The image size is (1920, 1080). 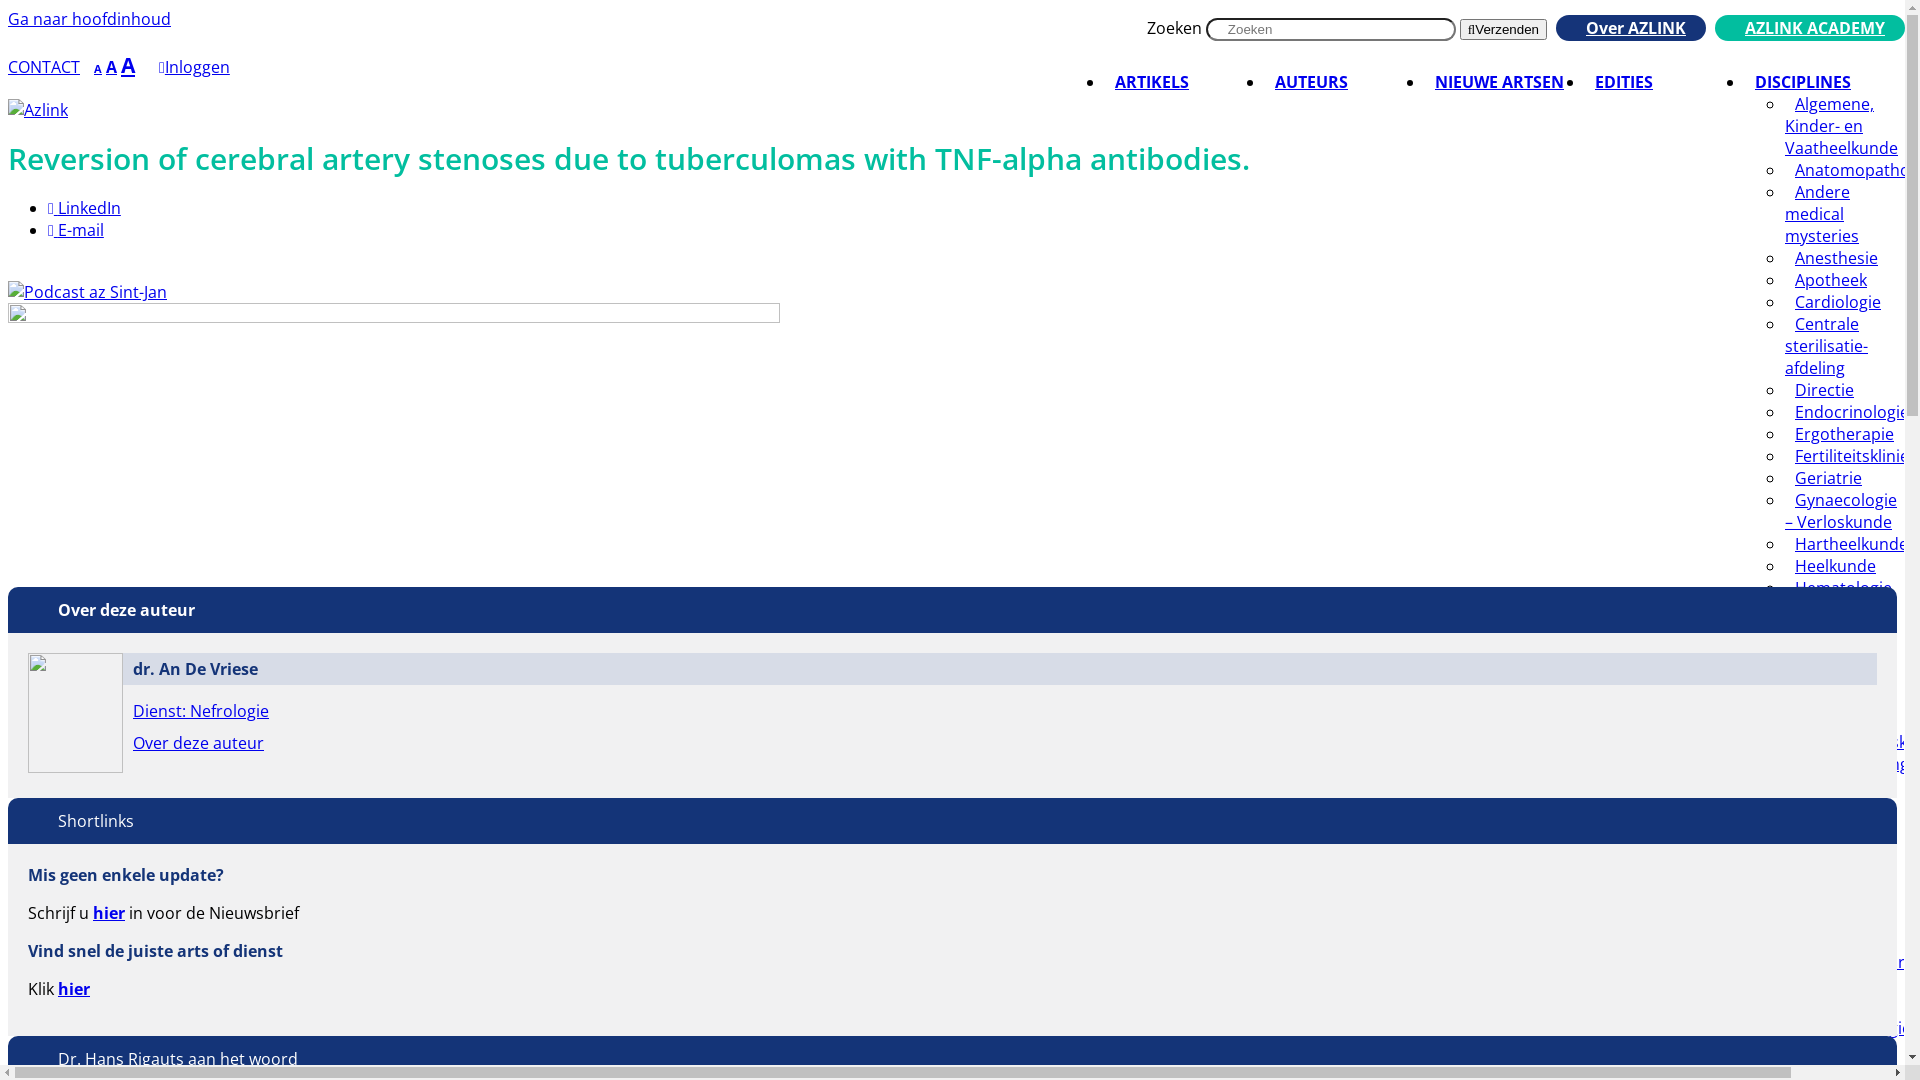 I want to click on 'CONTACT', so click(x=43, y=65).